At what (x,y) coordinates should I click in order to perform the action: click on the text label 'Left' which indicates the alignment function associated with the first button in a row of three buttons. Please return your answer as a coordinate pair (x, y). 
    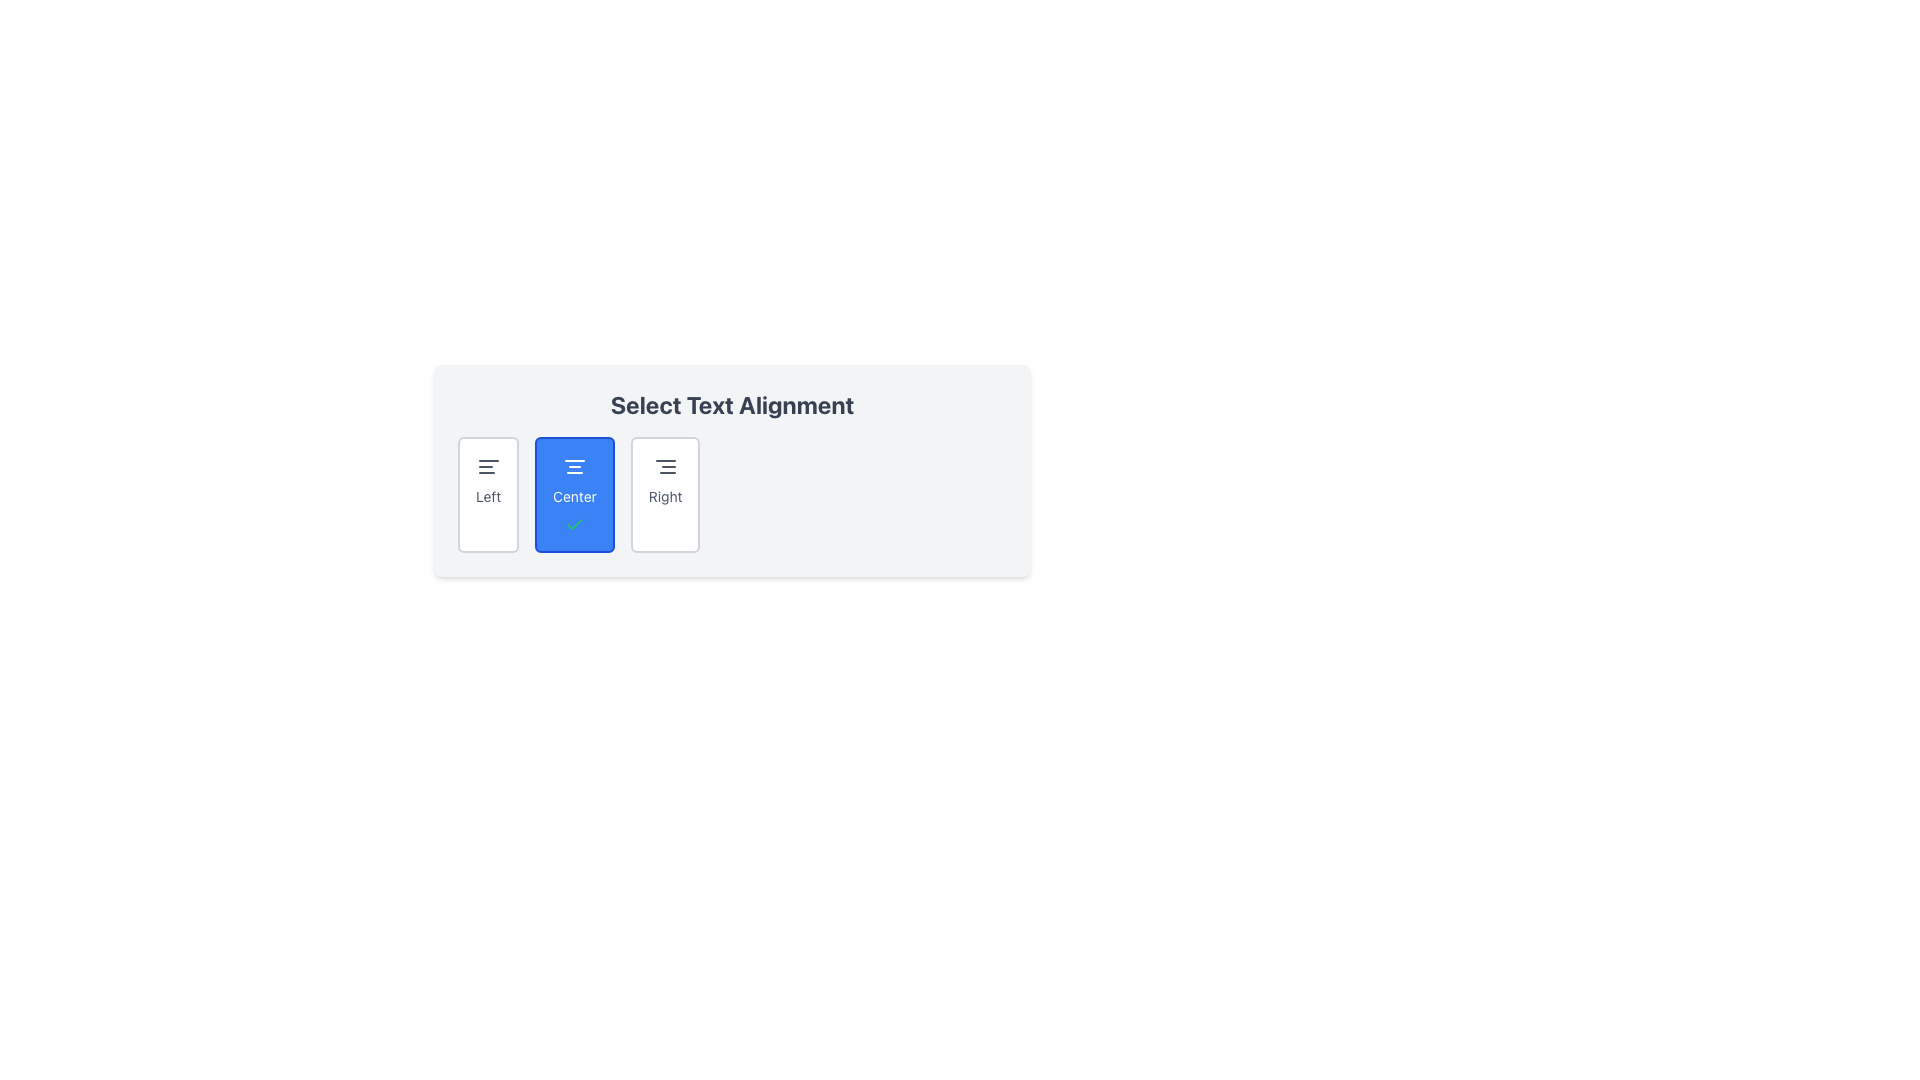
    Looking at the image, I should click on (488, 496).